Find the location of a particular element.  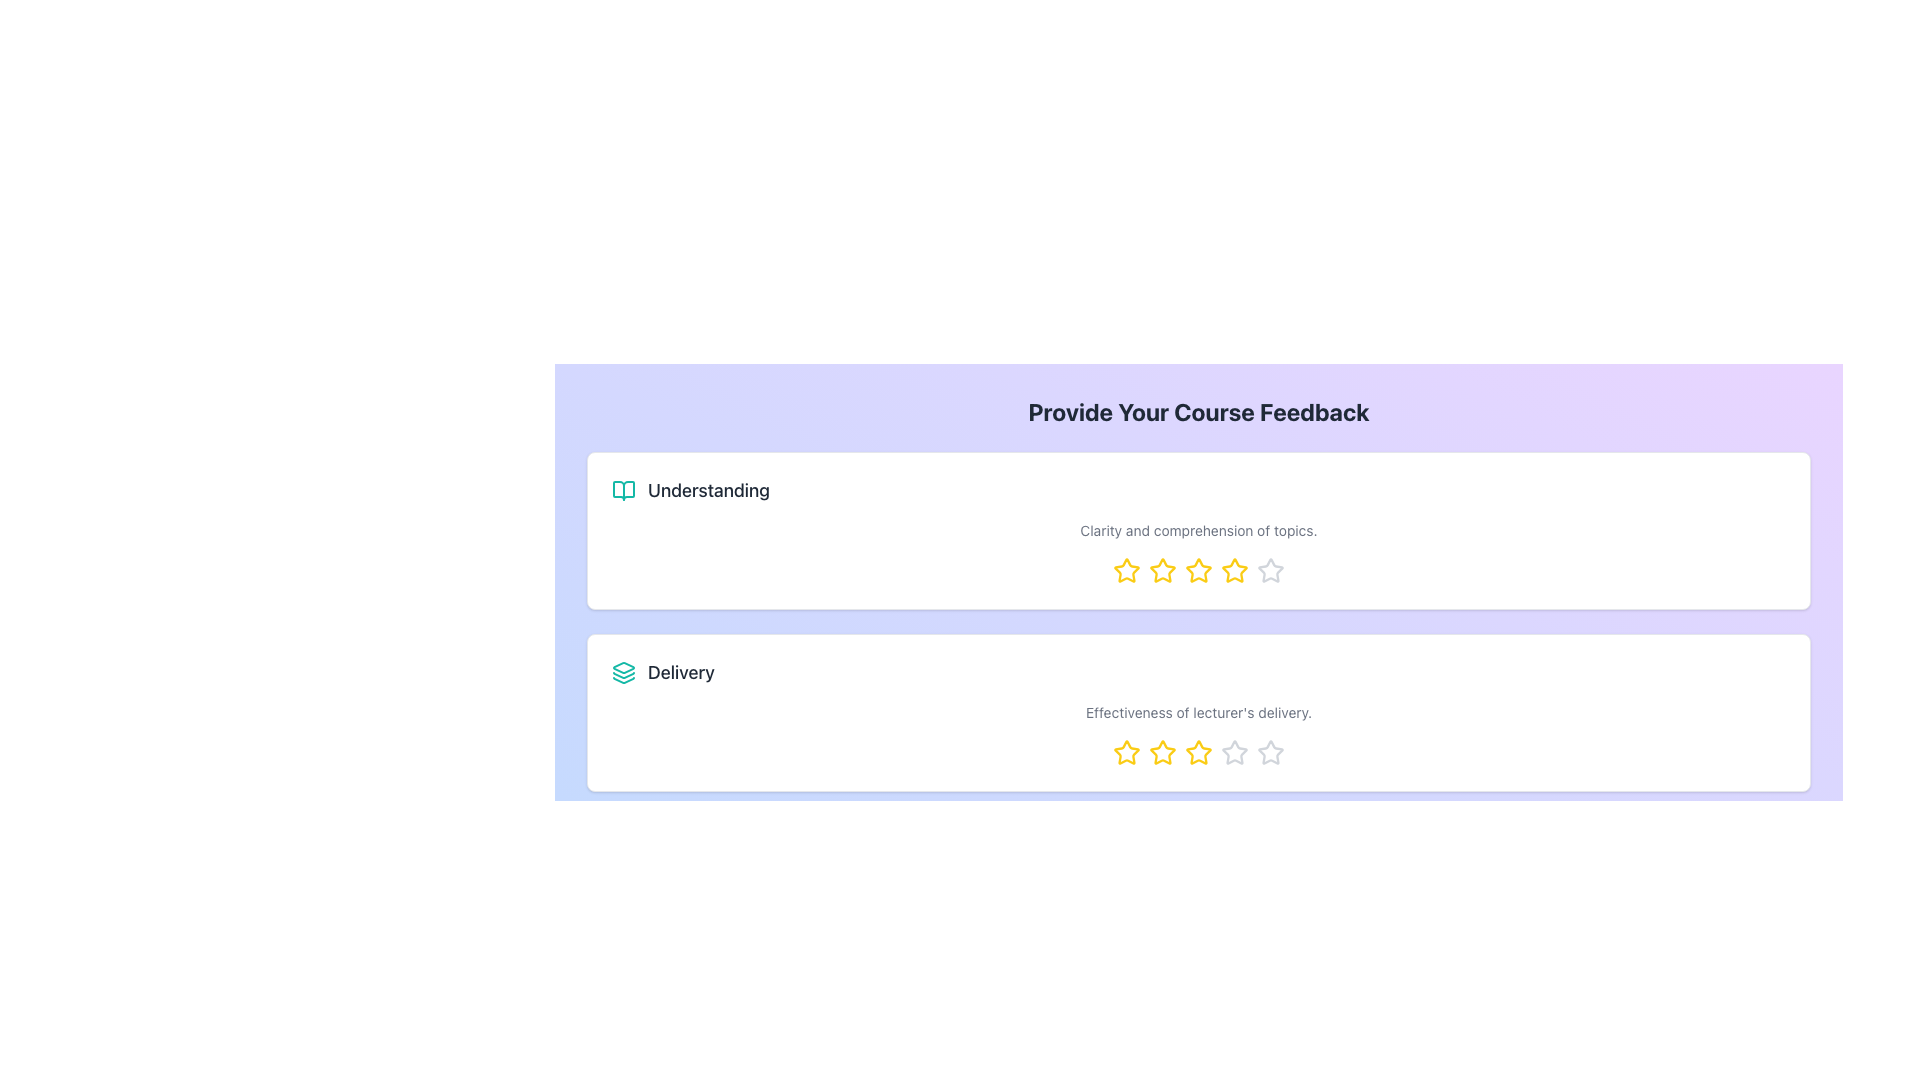

the first yellow star icon in the star rating component is located at coordinates (1127, 570).